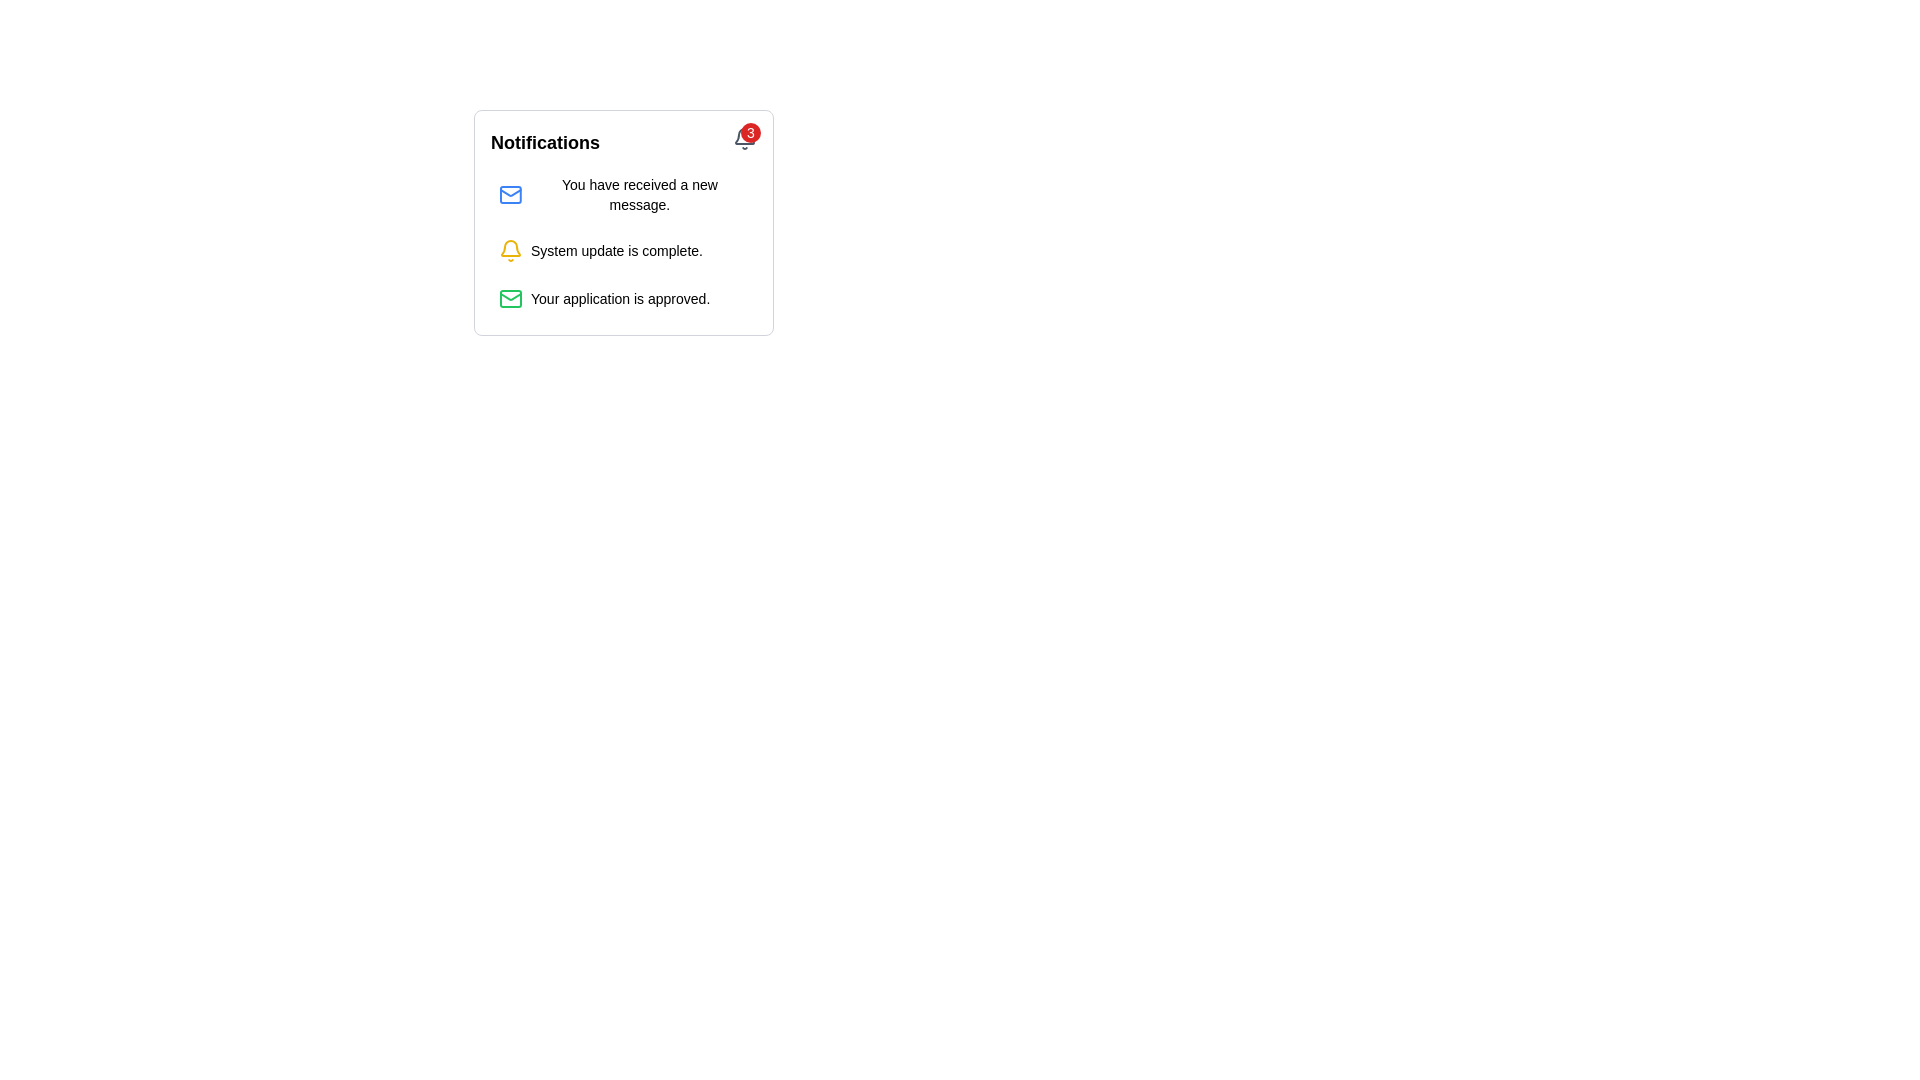  What do you see at coordinates (739, 141) in the screenshot?
I see `the circular red notification badge with the number '3' inside, which is positioned at the top right corner of the notification bell icon` at bounding box center [739, 141].